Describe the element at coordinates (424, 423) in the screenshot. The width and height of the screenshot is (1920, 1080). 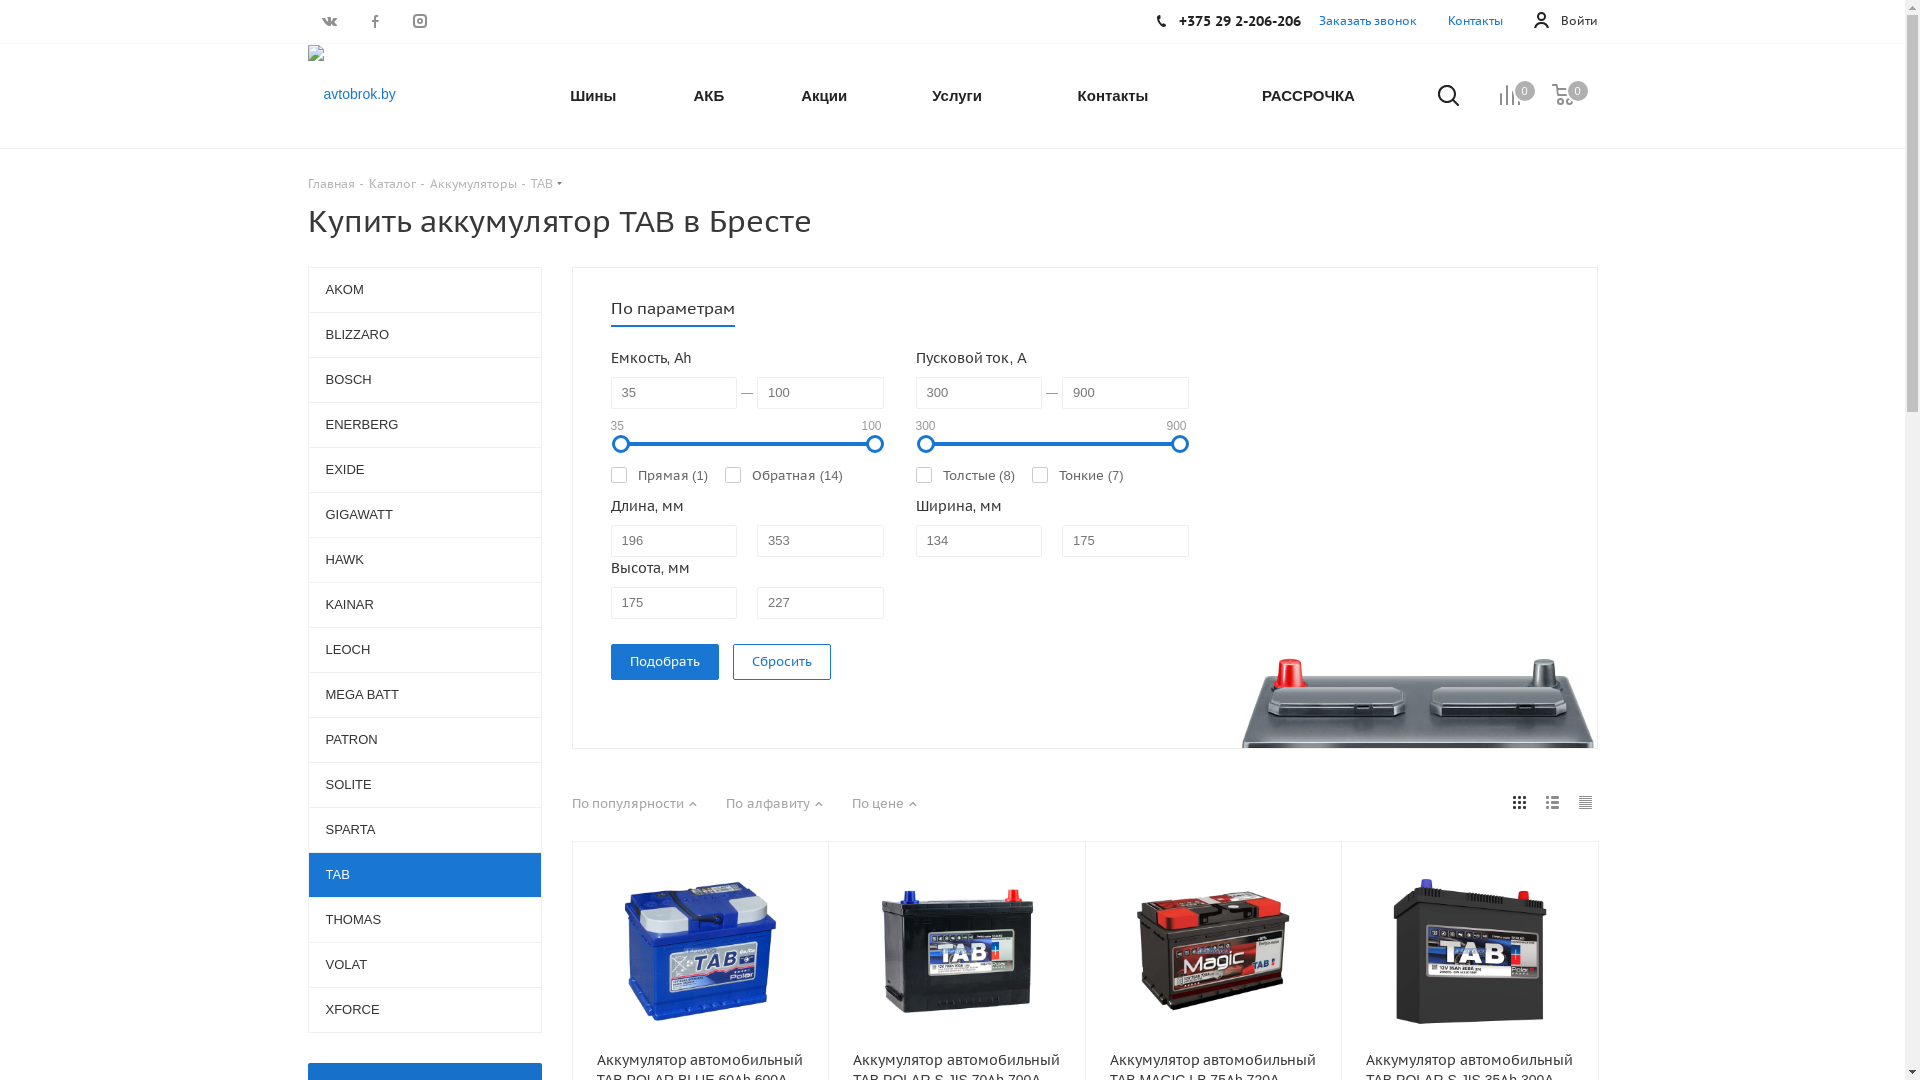
I see `'ENERBERG'` at that location.